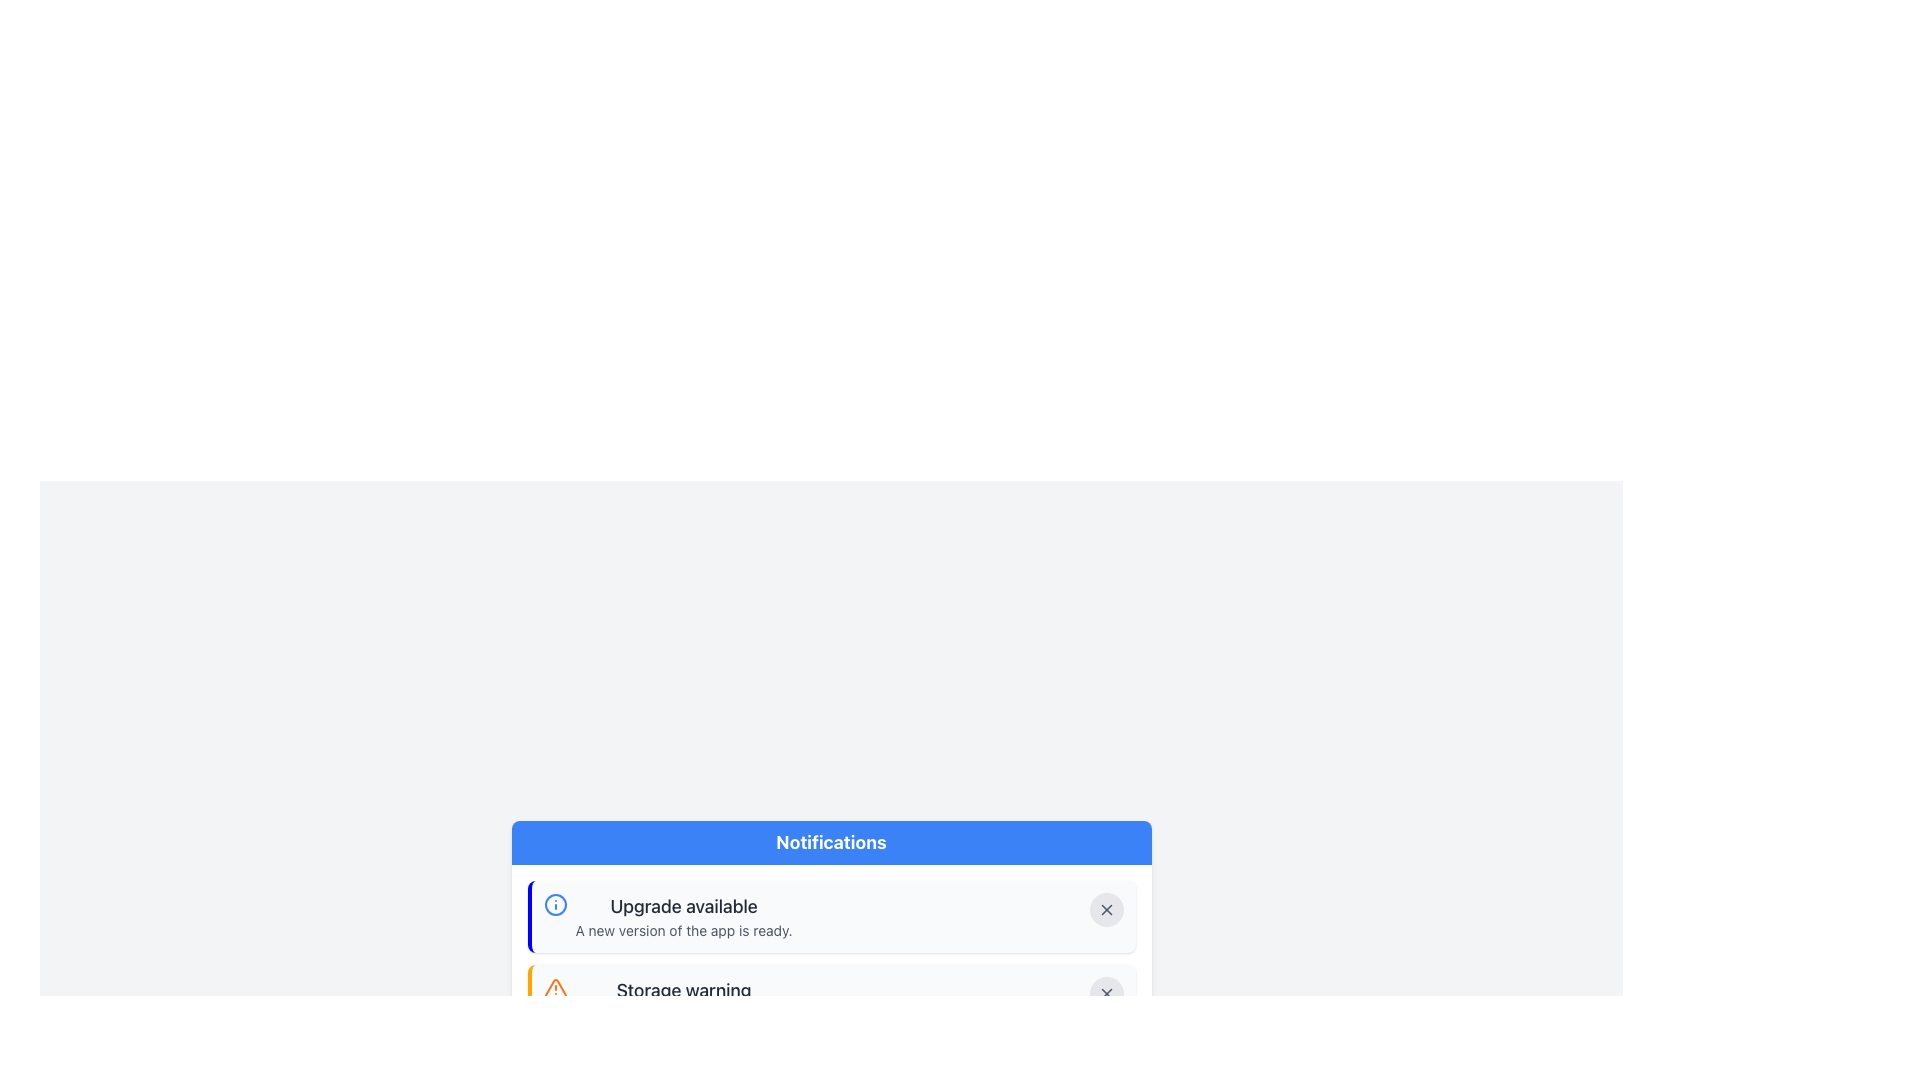 The width and height of the screenshot is (1920, 1080). Describe the element at coordinates (555, 905) in the screenshot. I see `the small circular blue outlined icon with an exclamation mark symbol located at the top-left corner of the notification entry reading 'Upgrade available A new version of the app is ready.'` at that location.